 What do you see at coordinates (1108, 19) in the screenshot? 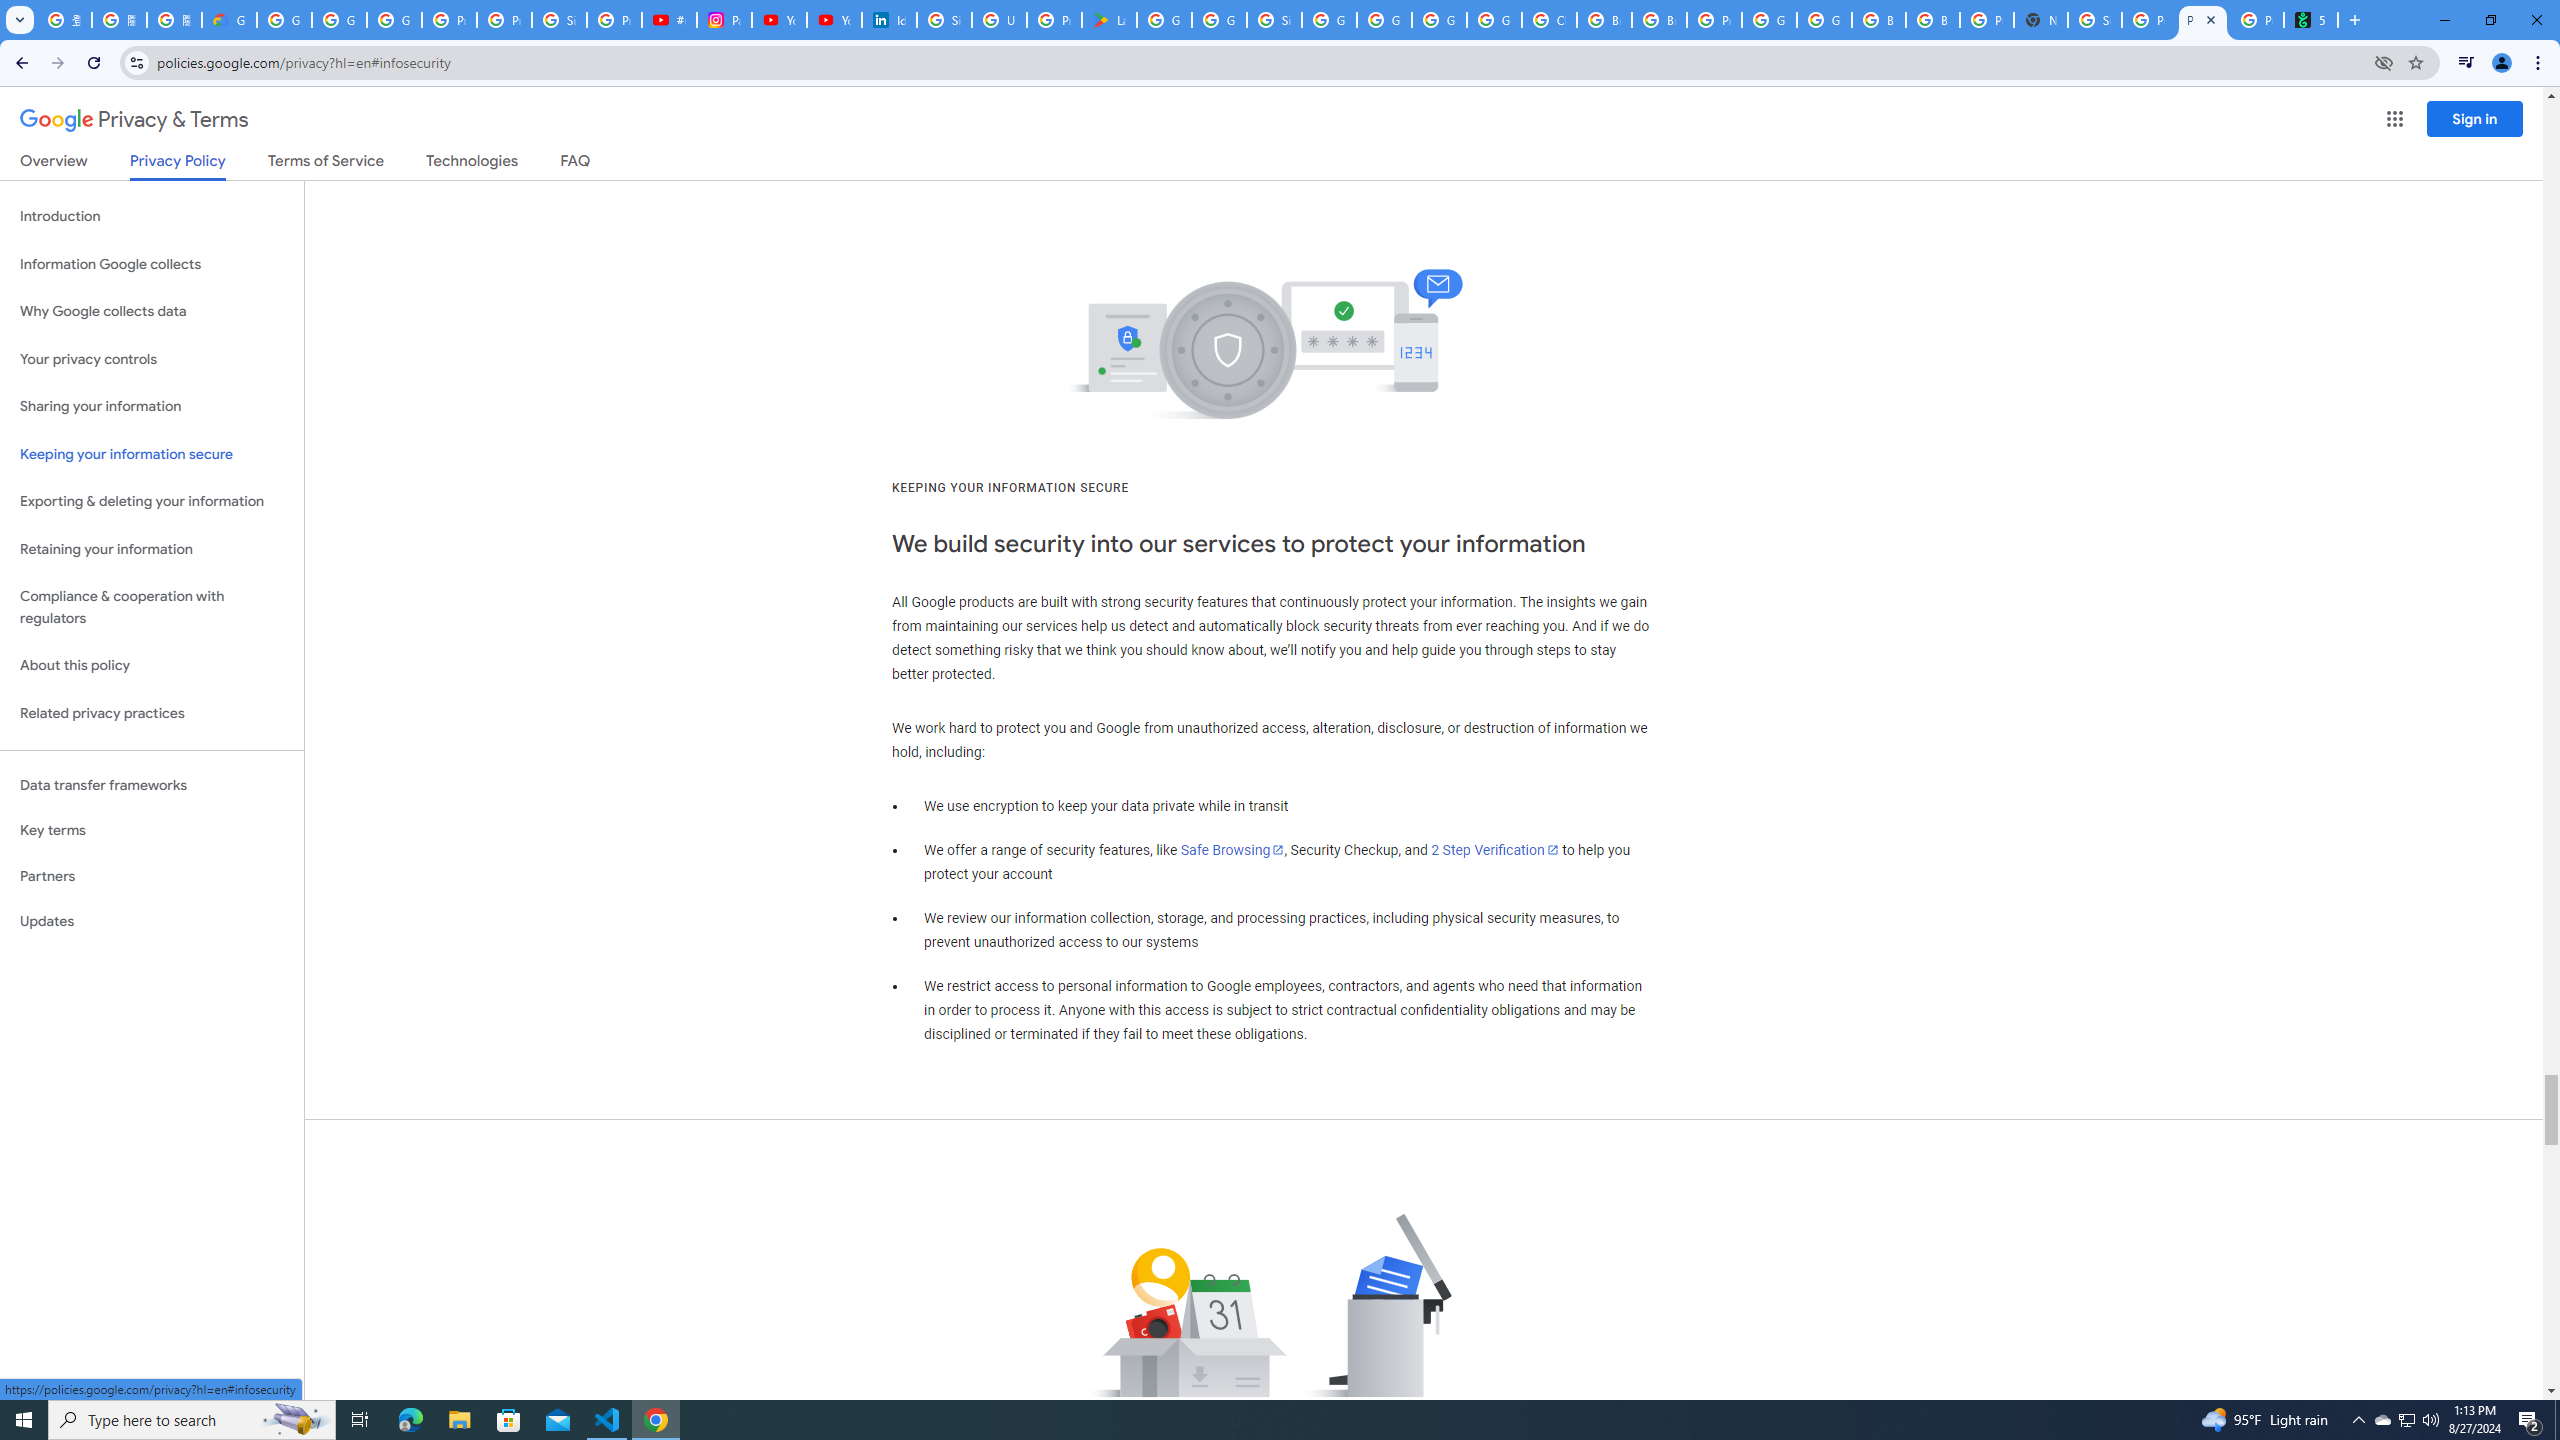
I see `'Last Shelter: Survival - Apps on Google Play'` at bounding box center [1108, 19].